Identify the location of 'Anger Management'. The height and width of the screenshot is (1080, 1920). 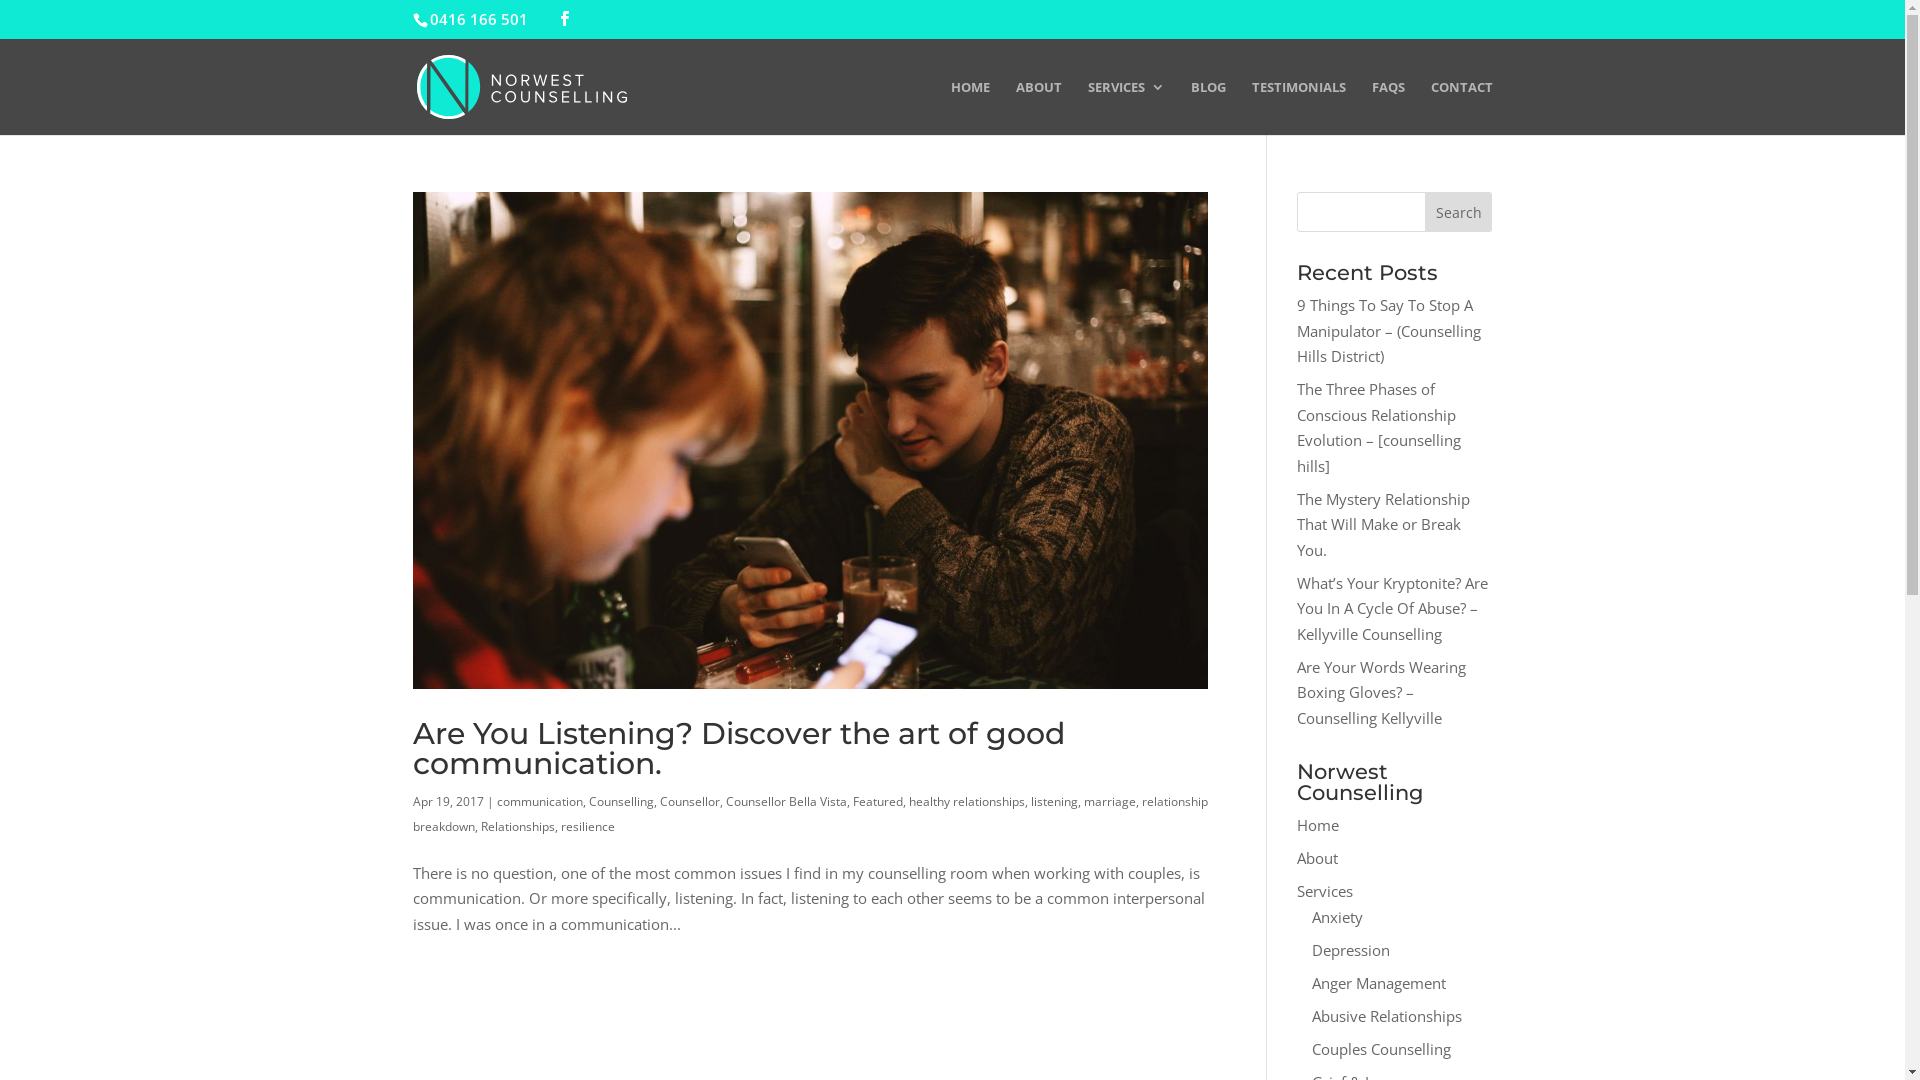
(1377, 981).